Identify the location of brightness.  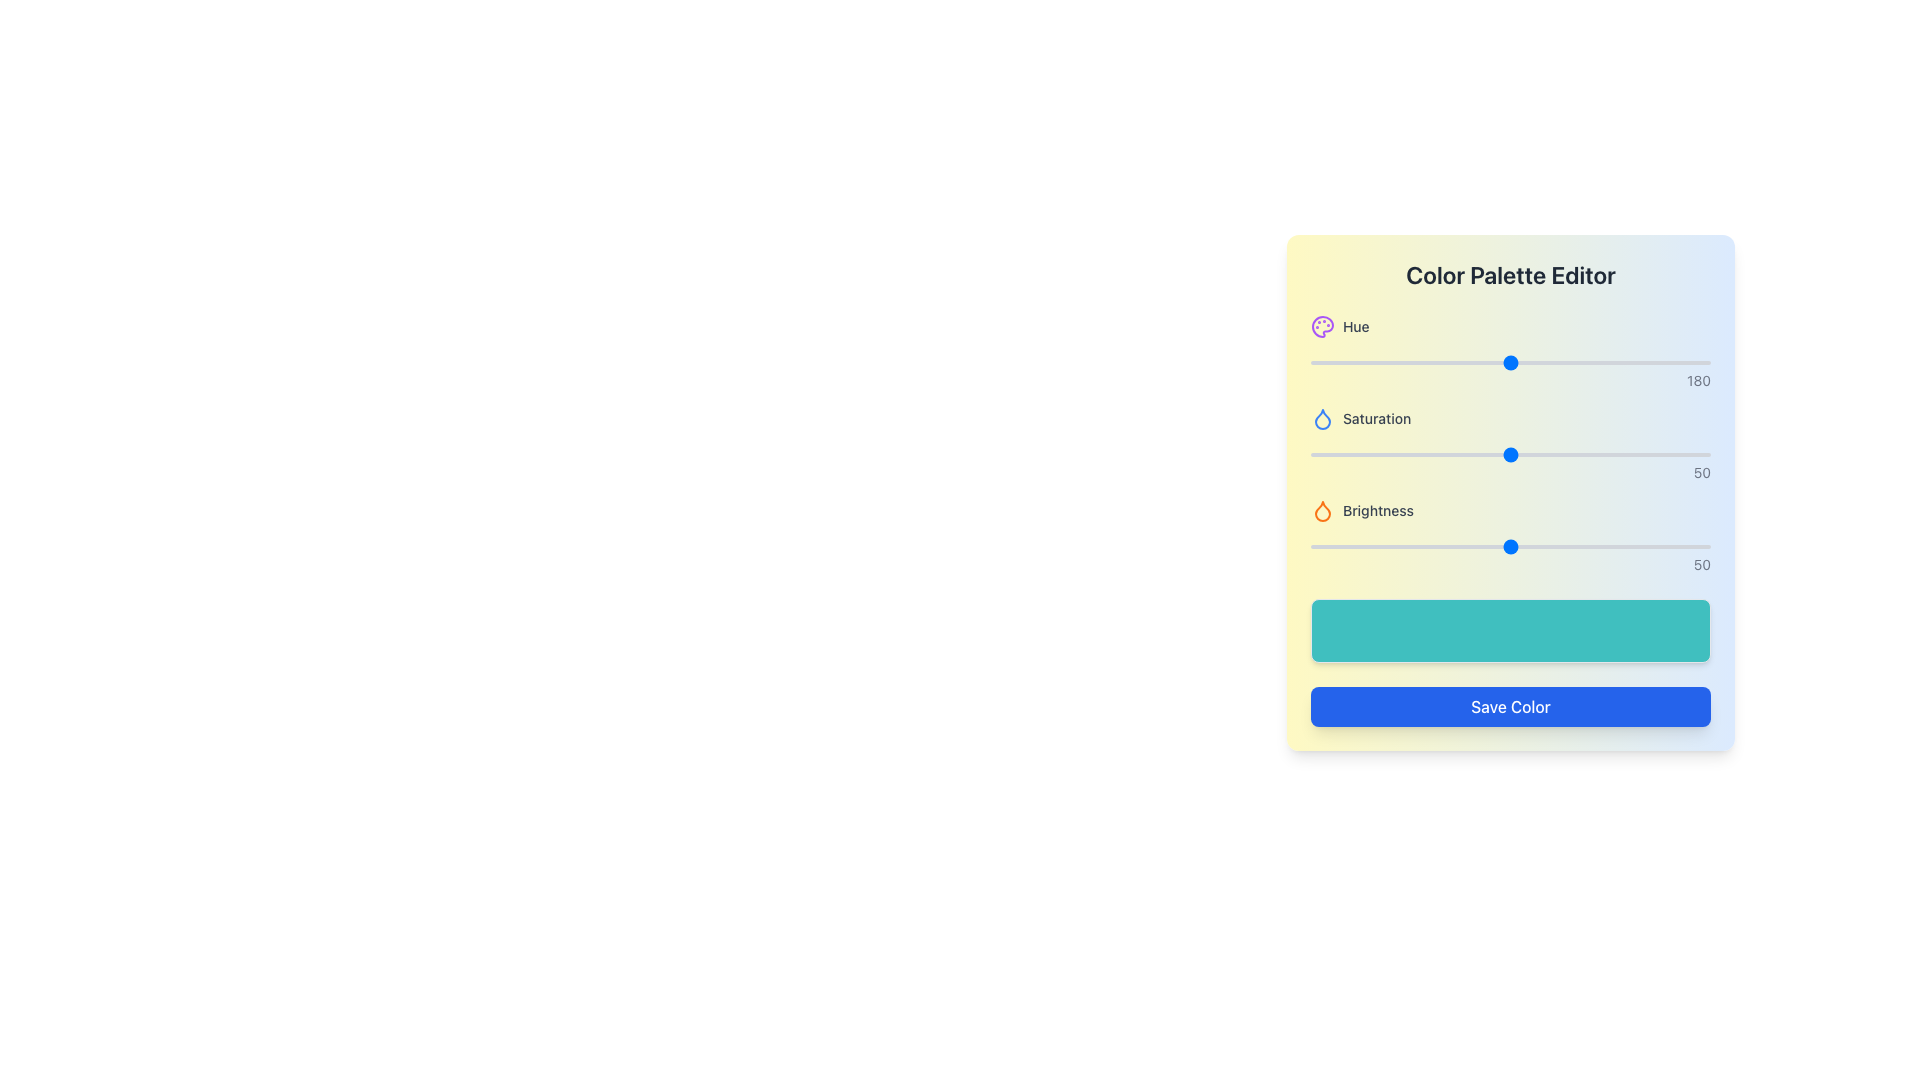
(1326, 547).